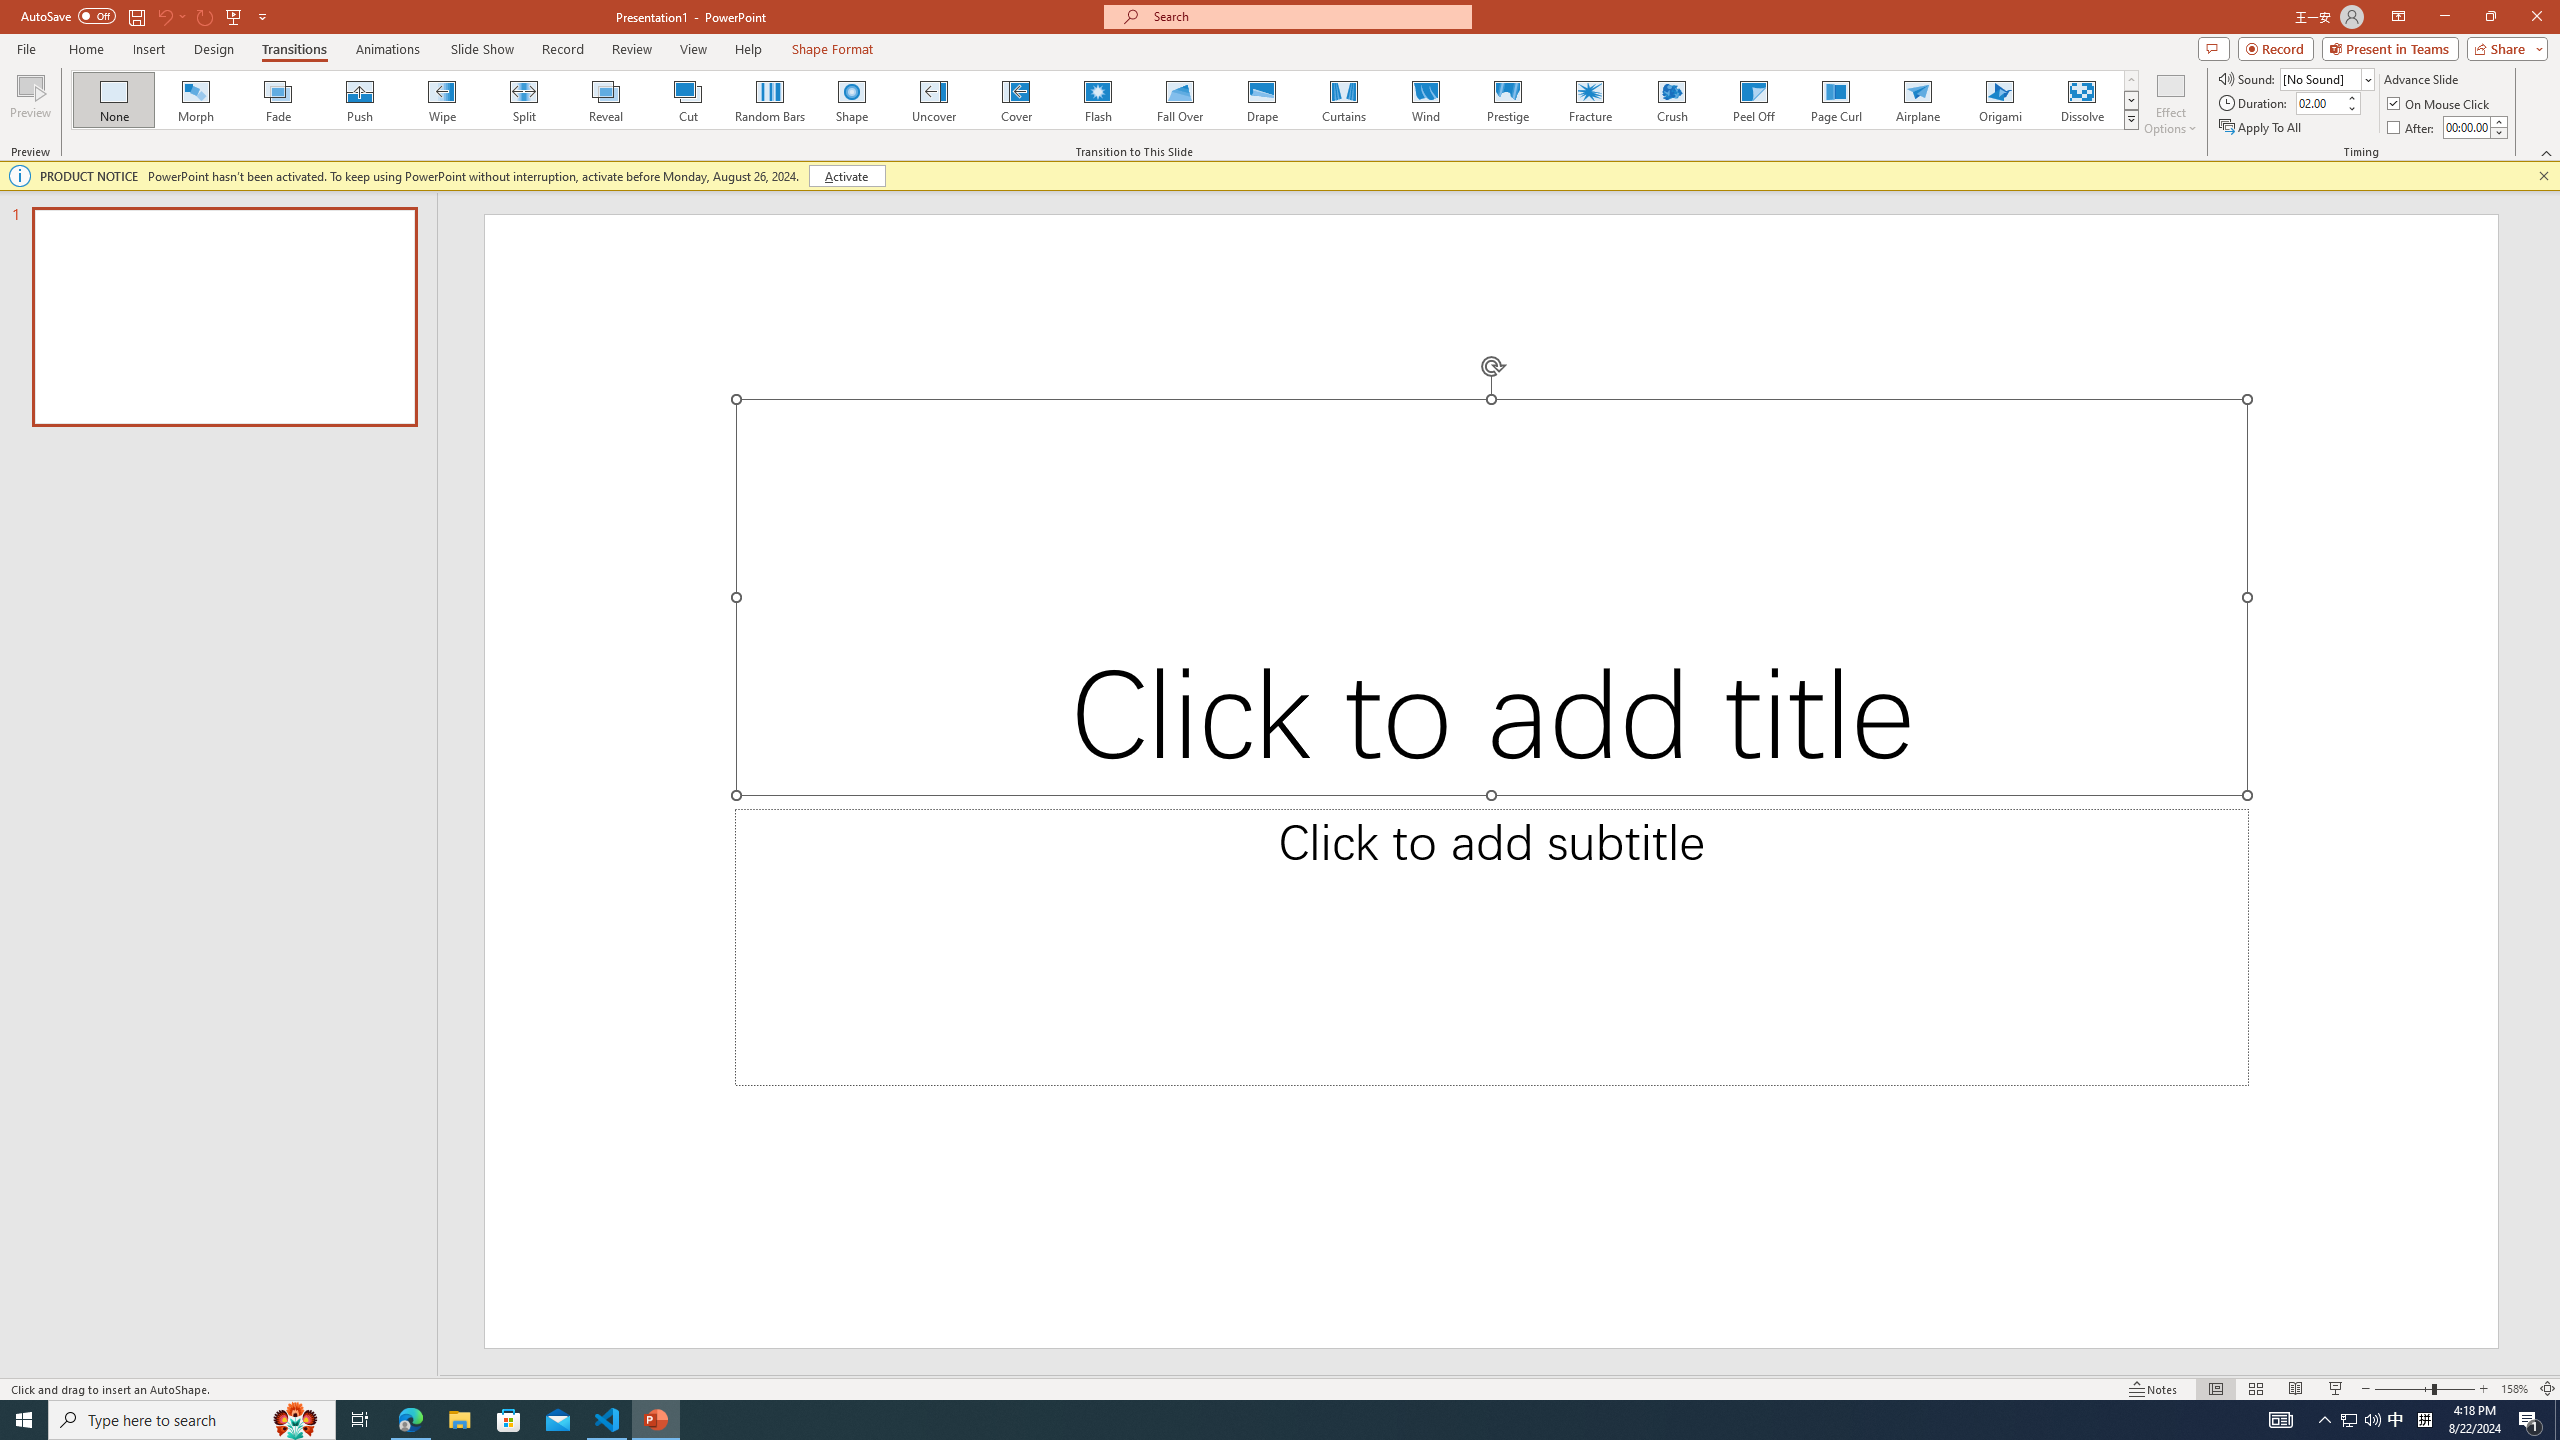 The width and height of the screenshot is (2560, 1440). What do you see at coordinates (832, 49) in the screenshot?
I see `'Shape Format'` at bounding box center [832, 49].